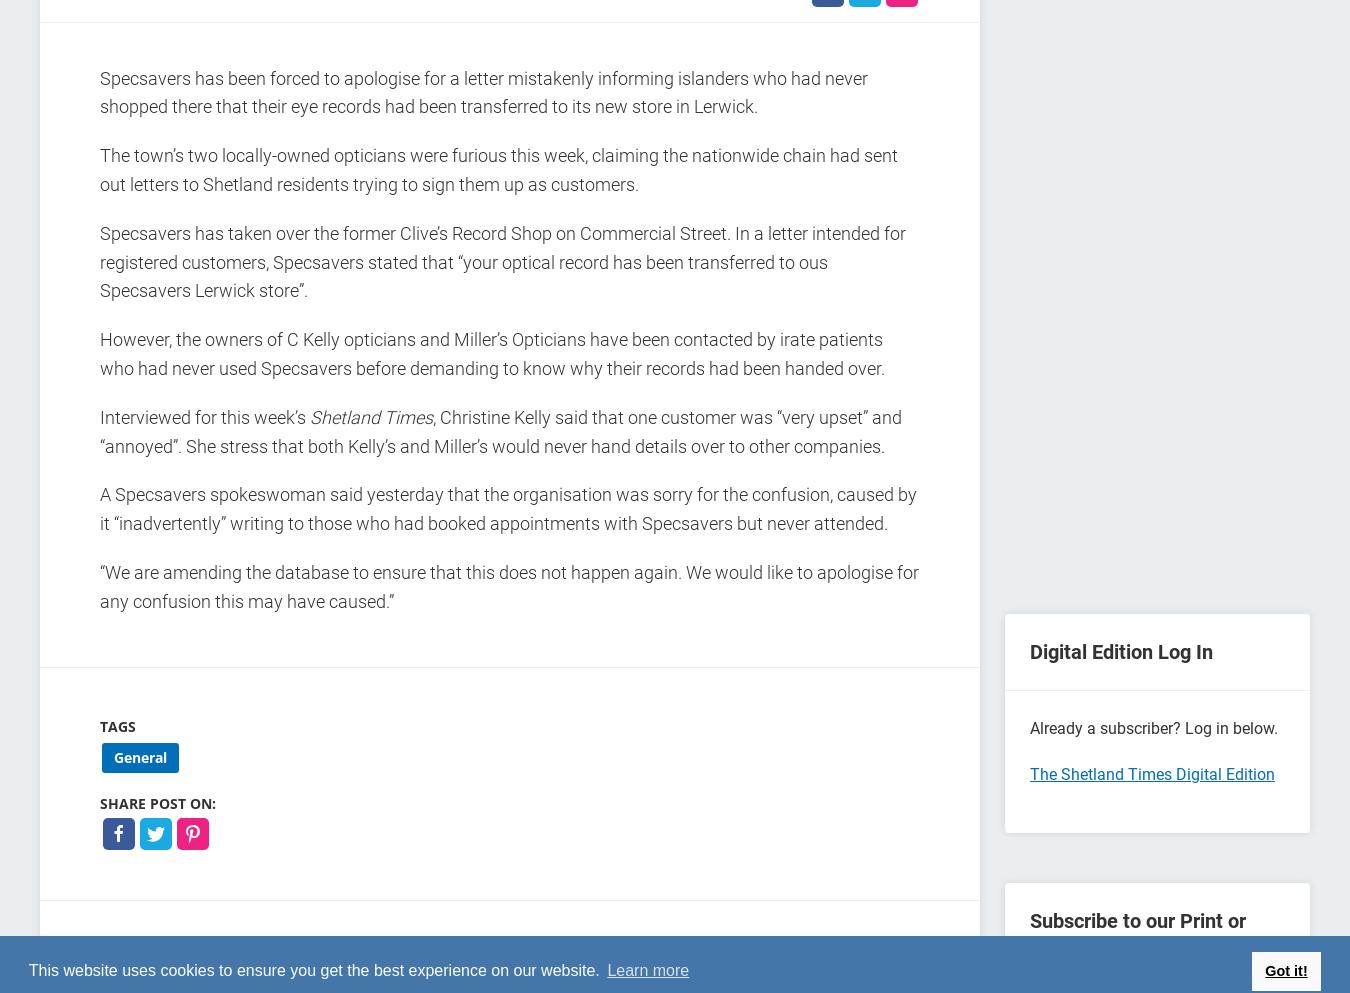 Image resolution: width=1350 pixels, height=993 pixels. I want to click on '“We are amending the database to ensure that this does not happen again. We would like to apologise for any confusion this may have caused.”', so click(508, 585).